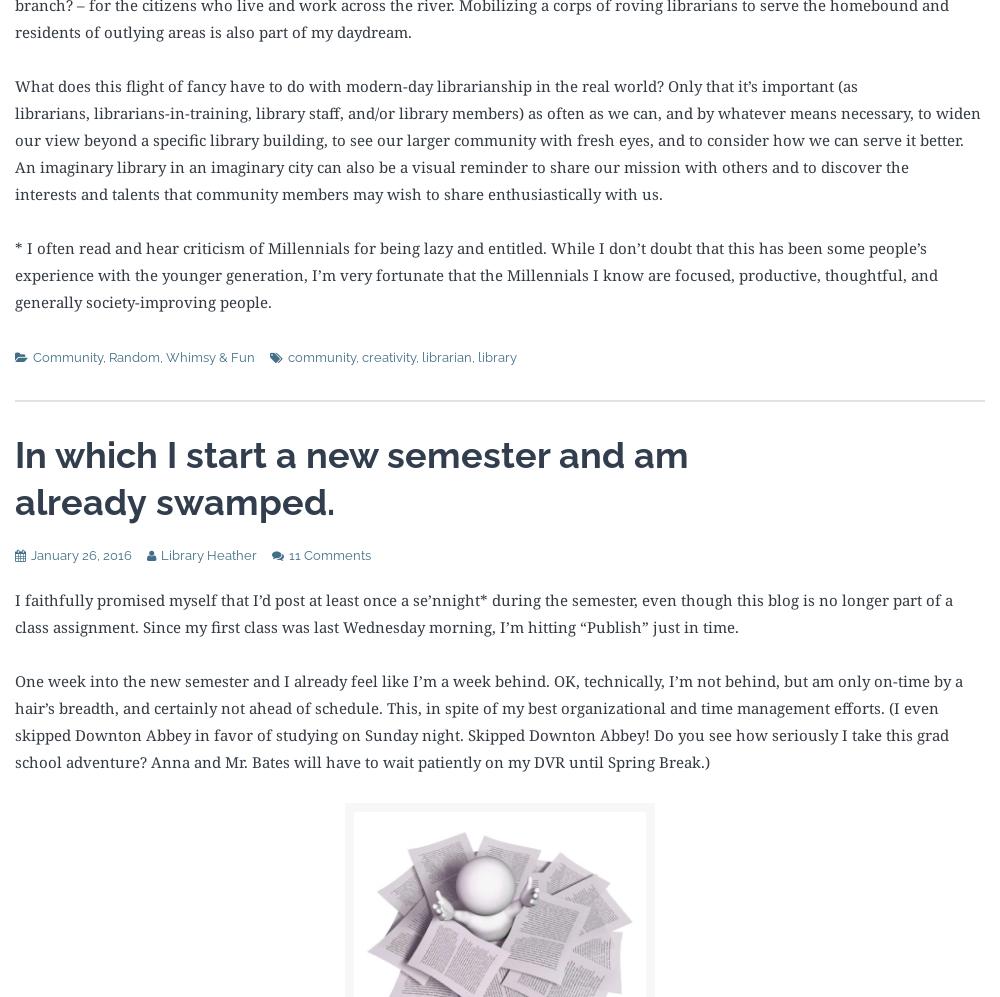 The image size is (1000, 997). I want to click on 'library', so click(496, 356).